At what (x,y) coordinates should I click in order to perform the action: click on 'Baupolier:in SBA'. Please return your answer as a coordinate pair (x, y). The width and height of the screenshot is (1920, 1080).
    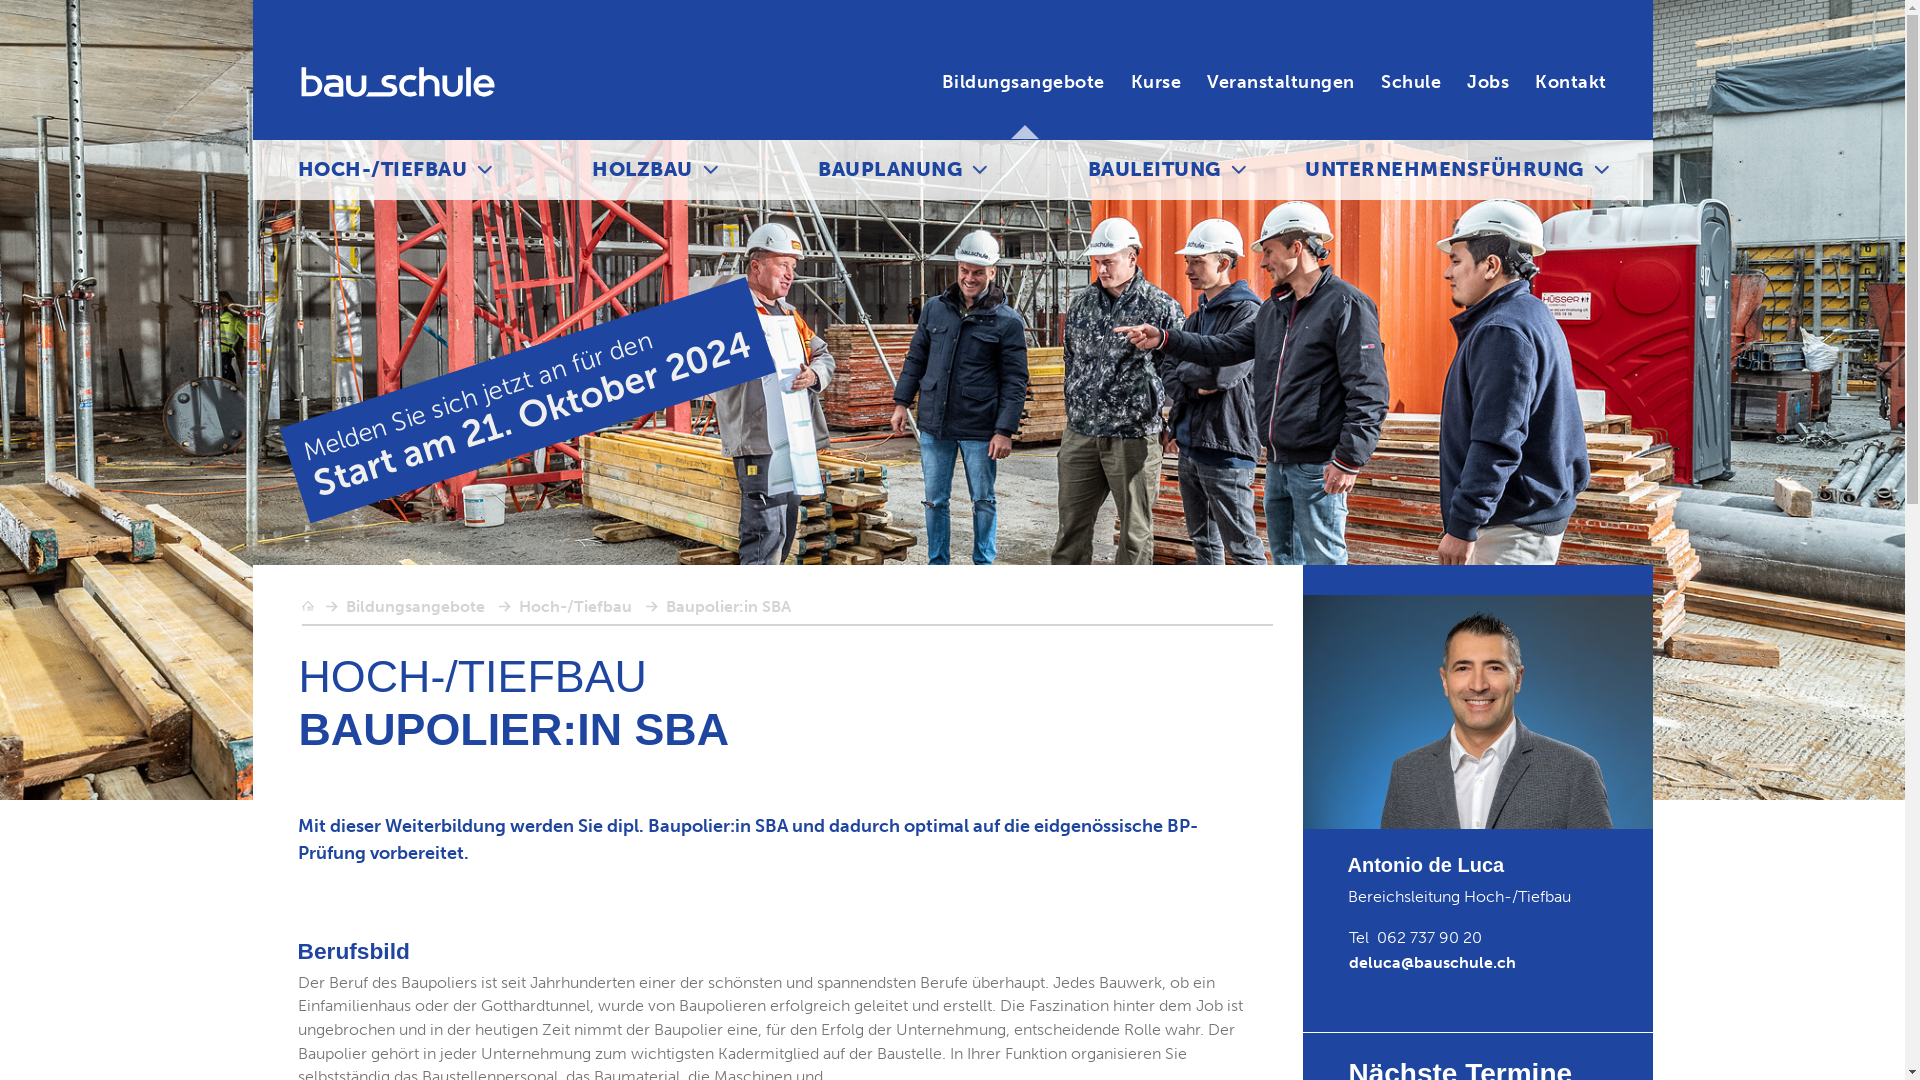
    Looking at the image, I should click on (727, 605).